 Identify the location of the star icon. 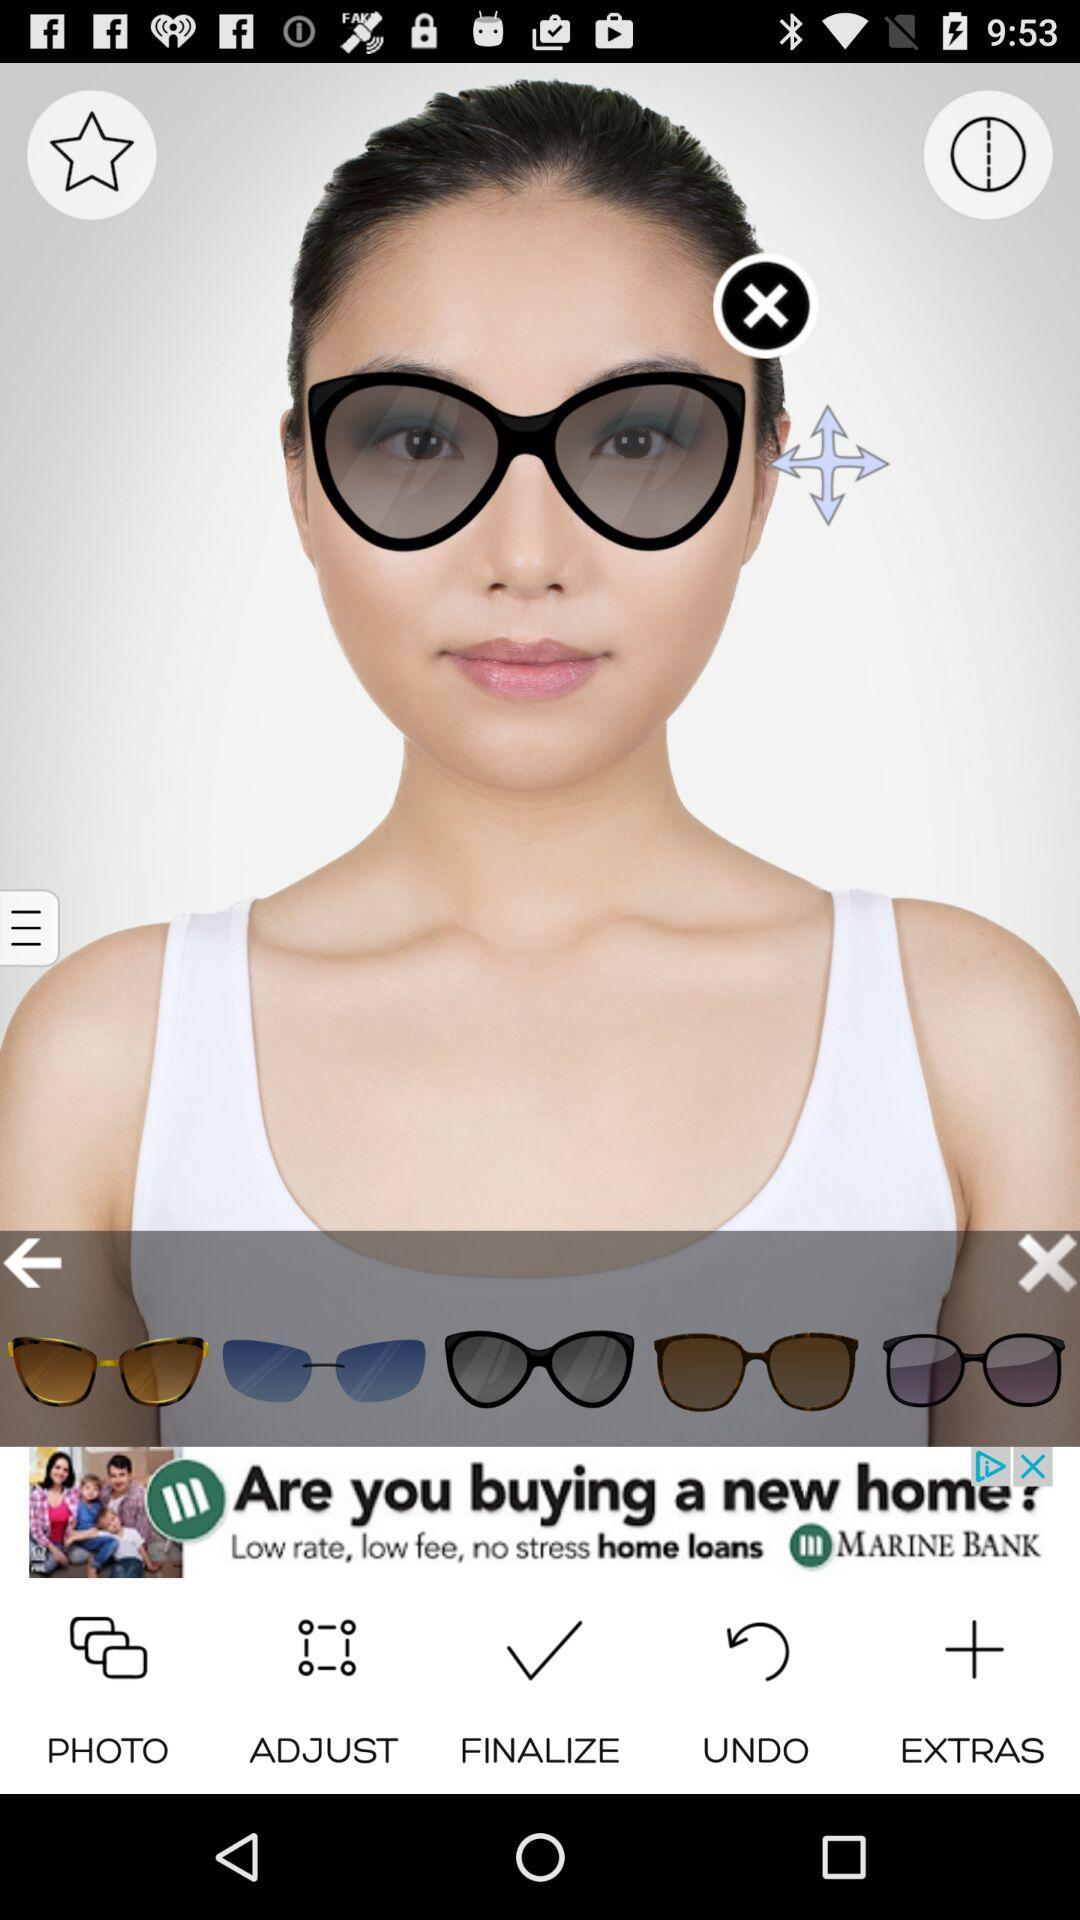
(91, 165).